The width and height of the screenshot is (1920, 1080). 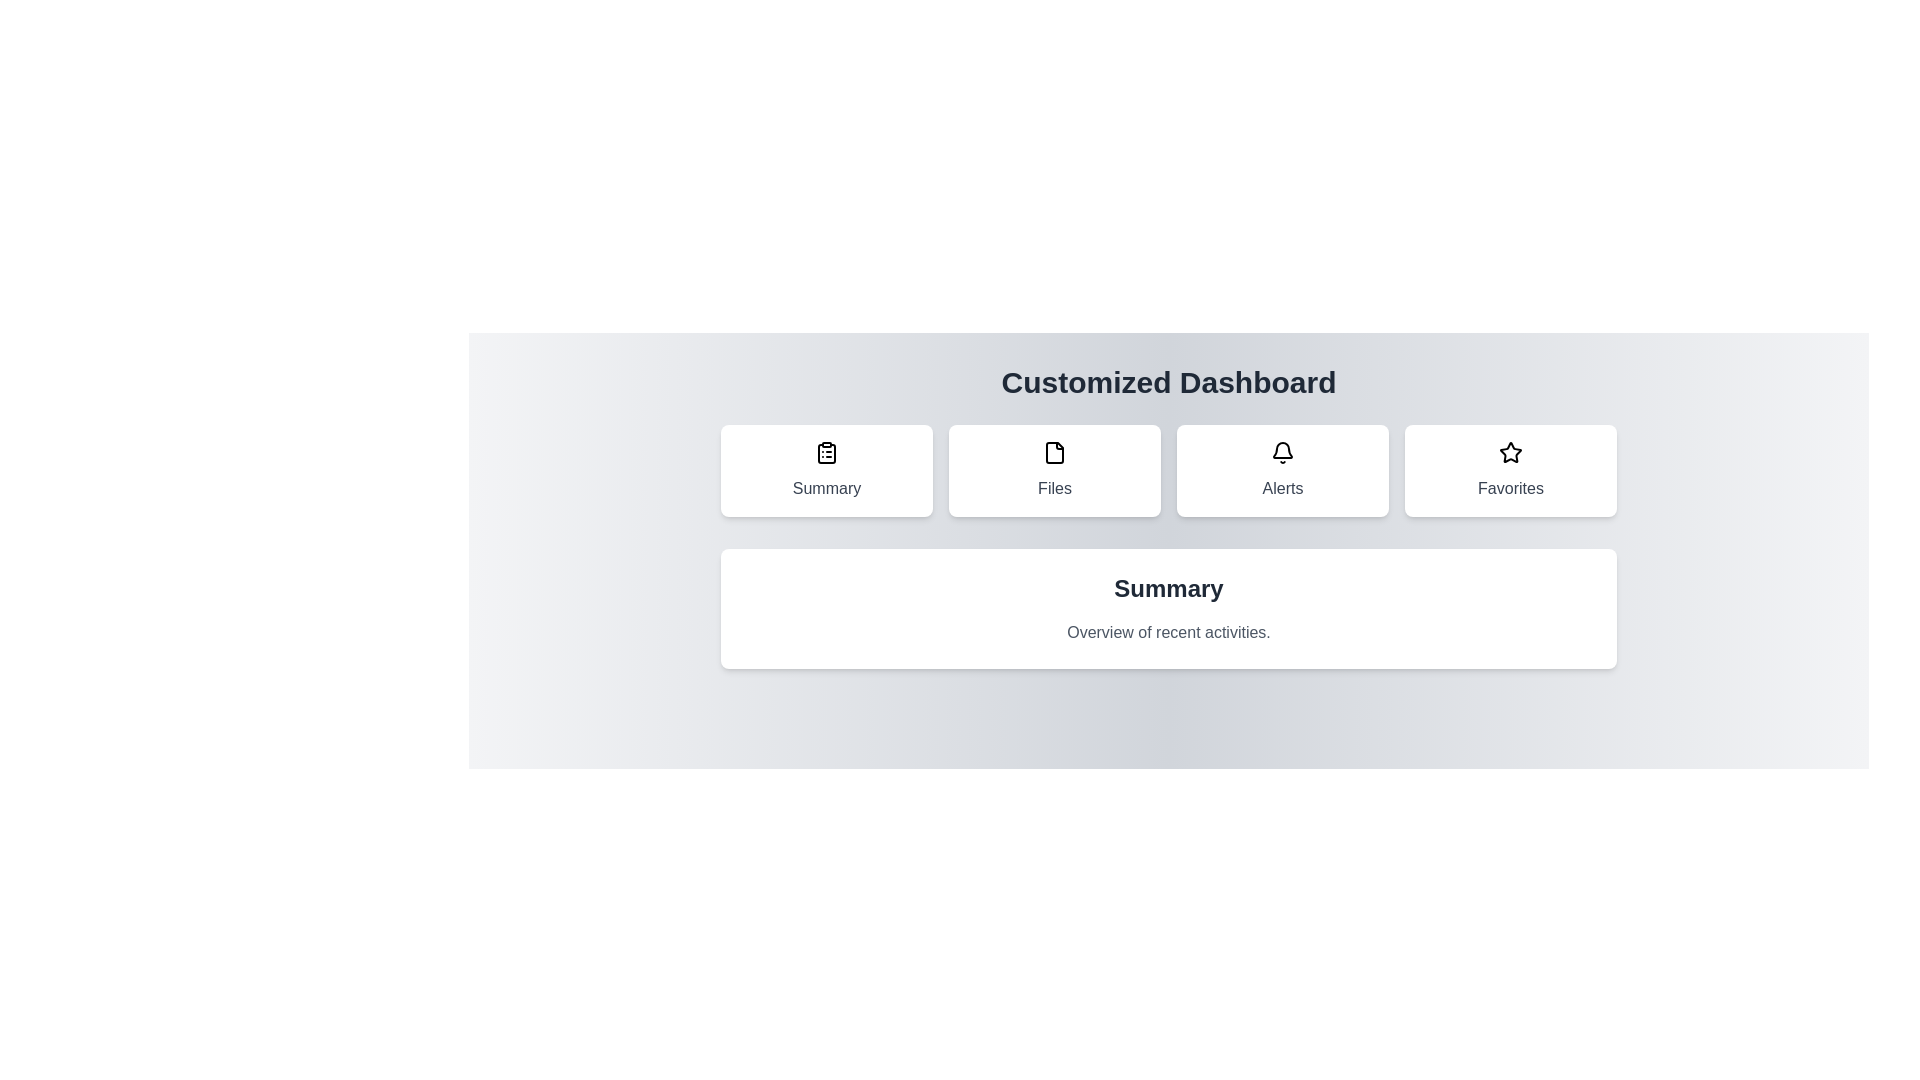 I want to click on the 'Summary' text label, which is styled in medium font weight and gray color, located below the clipboard icon in the first card of the grid, so click(x=826, y=489).